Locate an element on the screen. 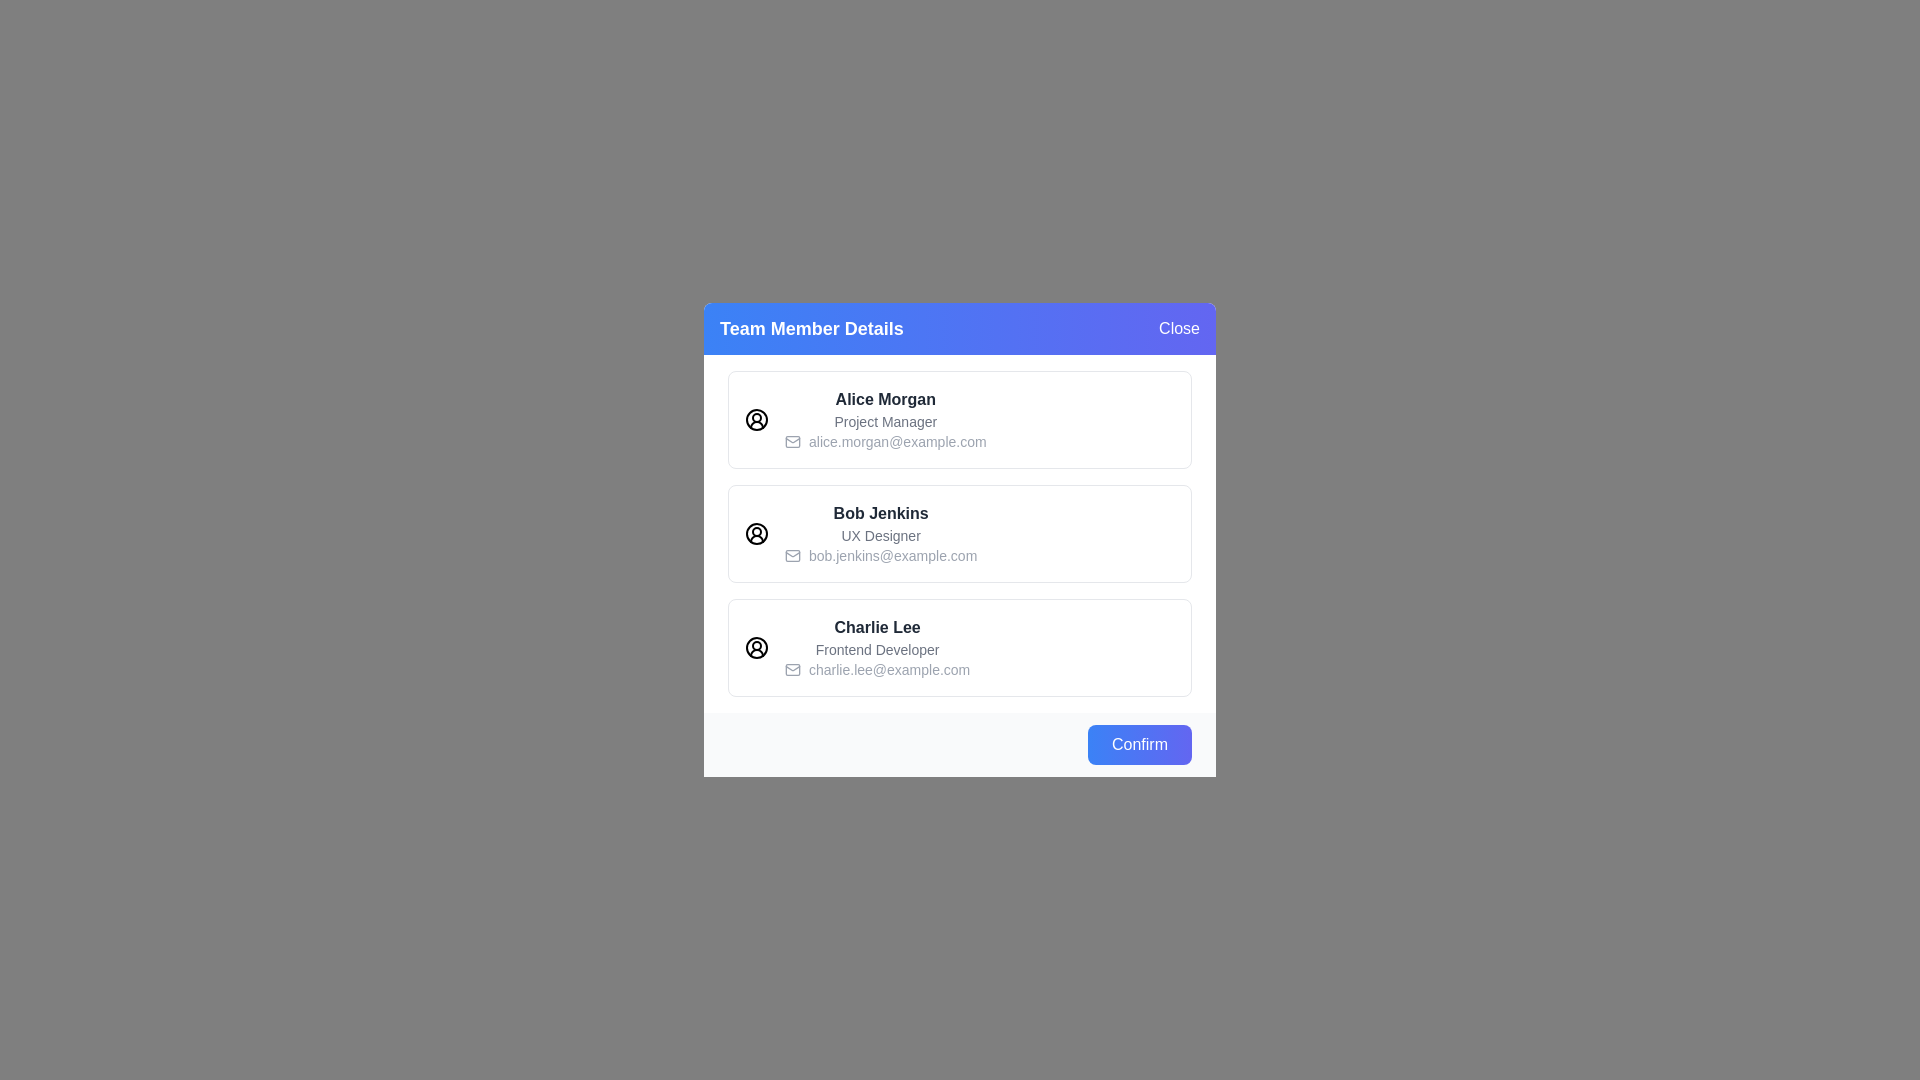 This screenshot has width=1920, height=1080. email address displayed in the text label with an envelope icon, which shows 'bob.jenkins@example.com' in light gray text, positioned below the job title 'UX Designer' is located at coordinates (880, 555).